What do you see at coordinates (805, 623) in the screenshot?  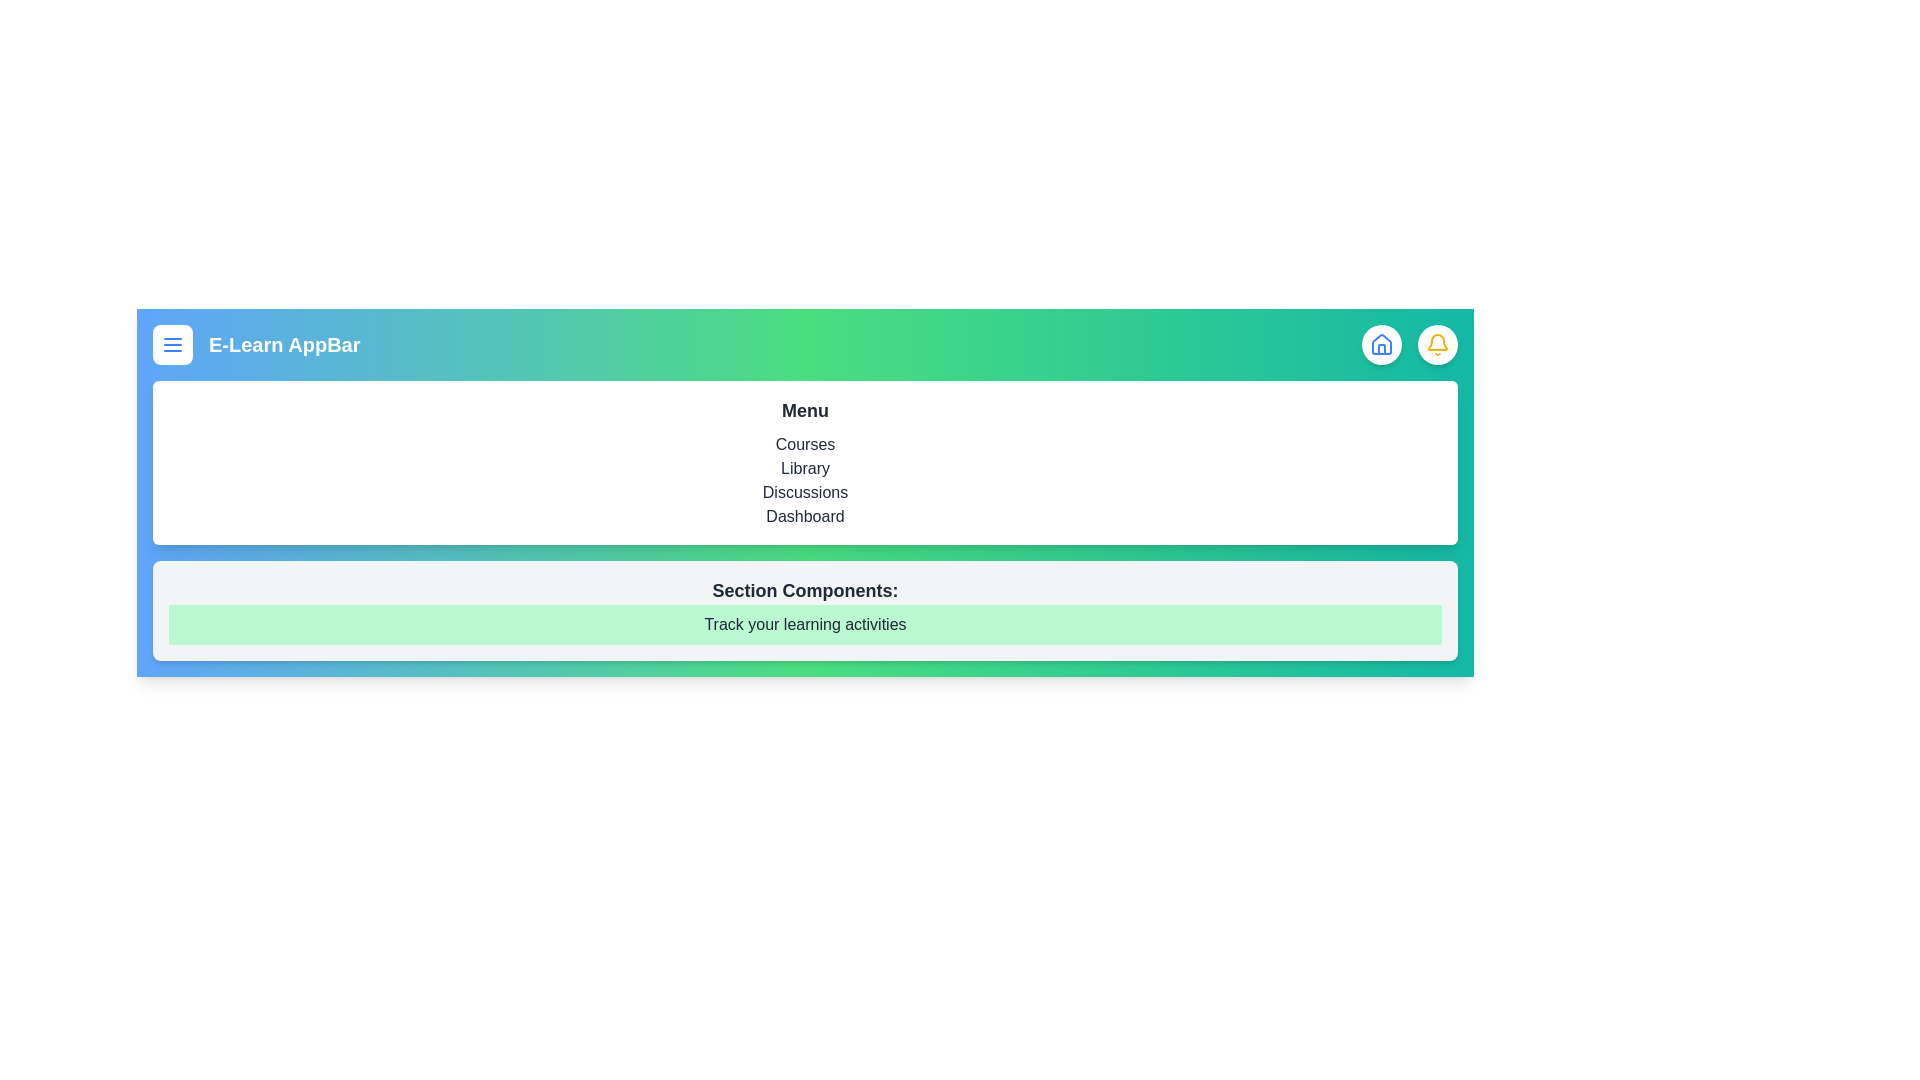 I see `the text 'Track your learning activities' in the section components area` at bounding box center [805, 623].